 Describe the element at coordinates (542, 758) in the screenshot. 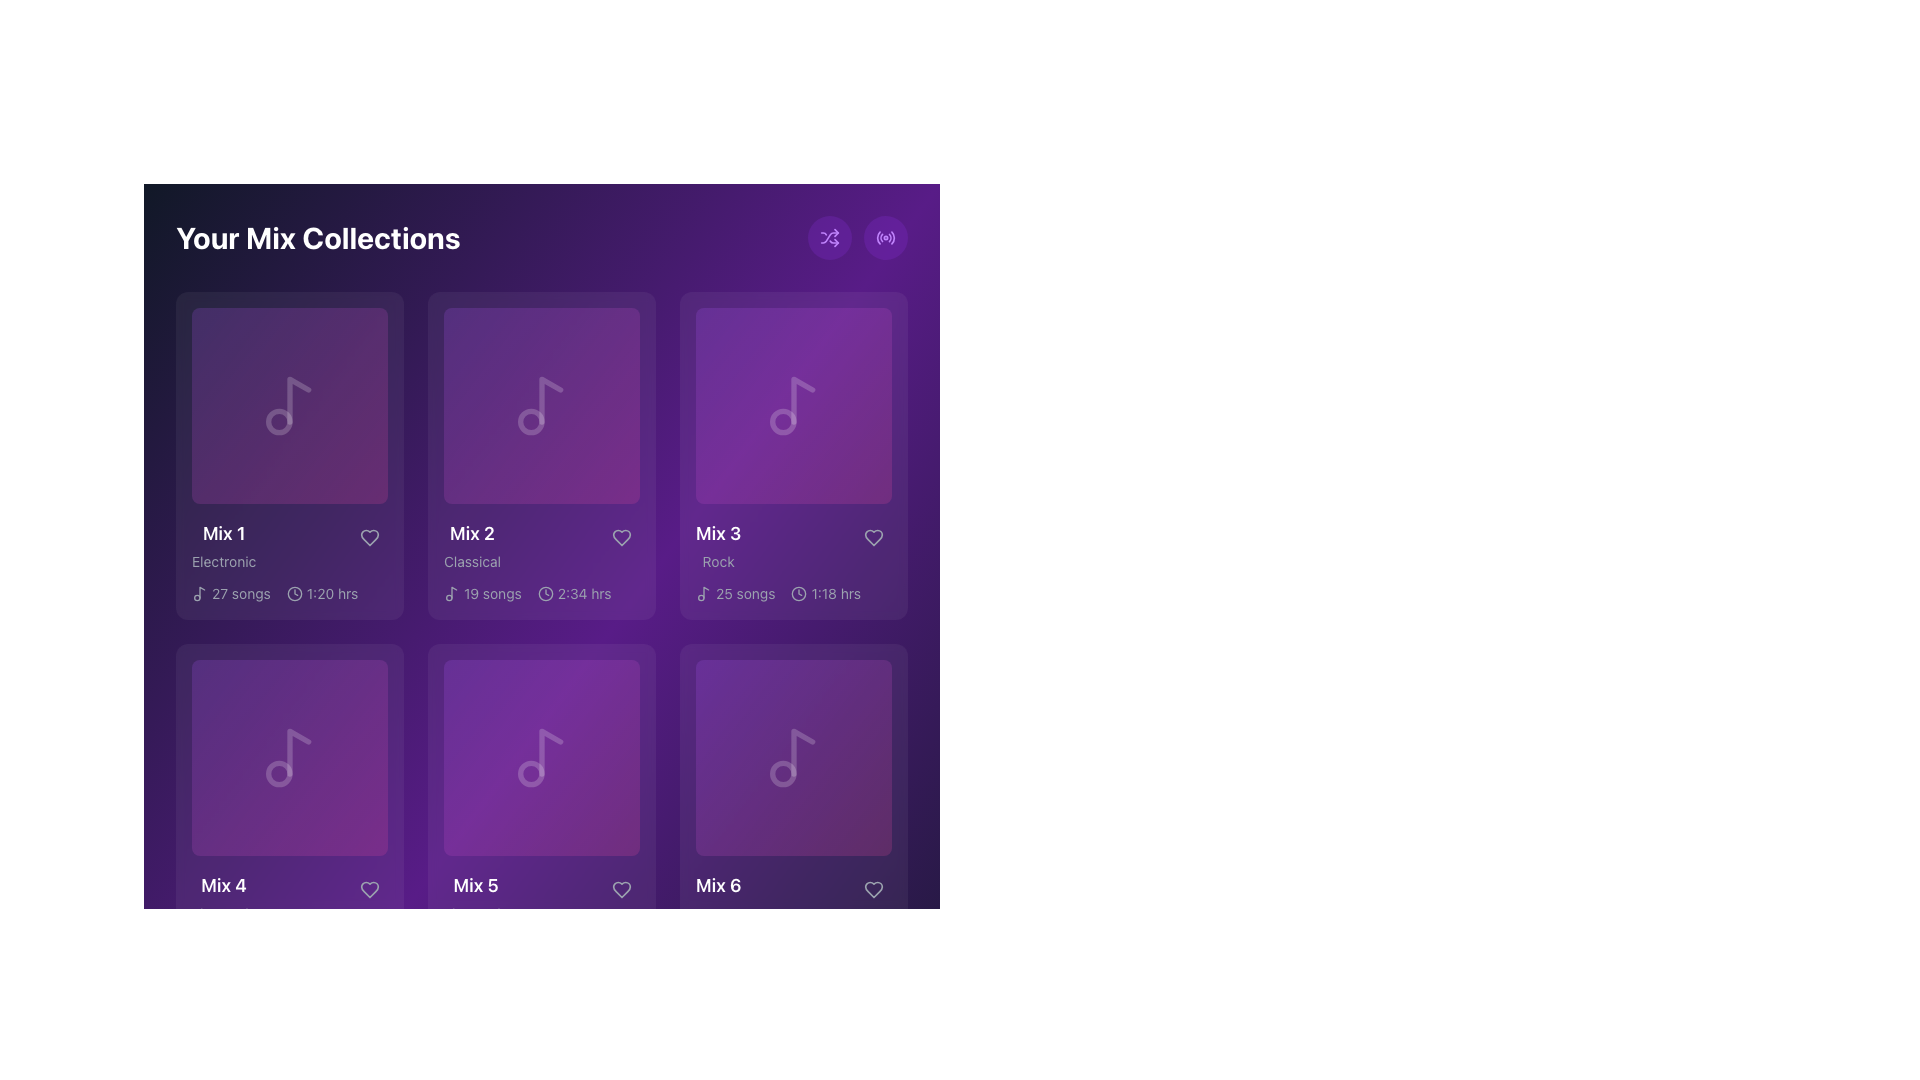

I see `the interactive card featuring a gradient purple background and a musical note icon, located in the 'Your Mix Collections' section, specifically the middle row, second from the left` at that location.